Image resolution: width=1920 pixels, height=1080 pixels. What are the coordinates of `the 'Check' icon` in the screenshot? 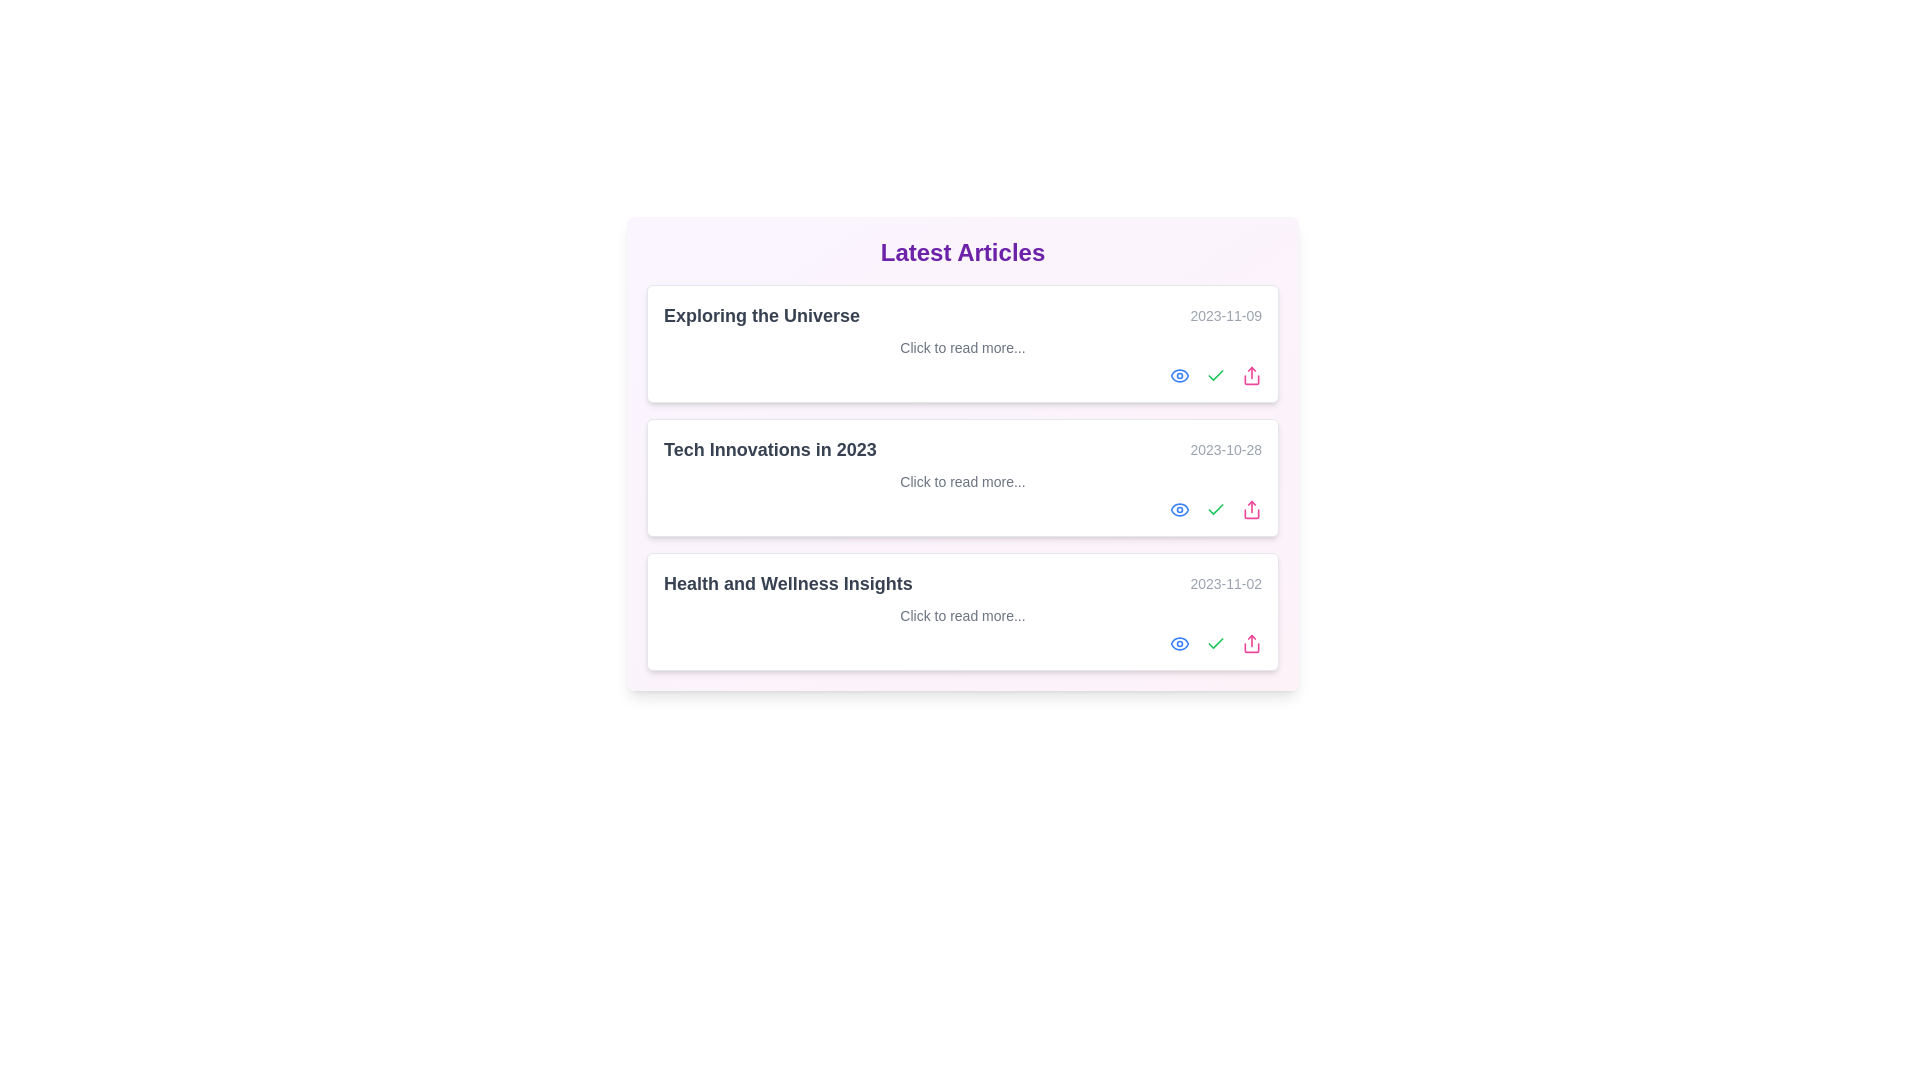 It's located at (1214, 375).